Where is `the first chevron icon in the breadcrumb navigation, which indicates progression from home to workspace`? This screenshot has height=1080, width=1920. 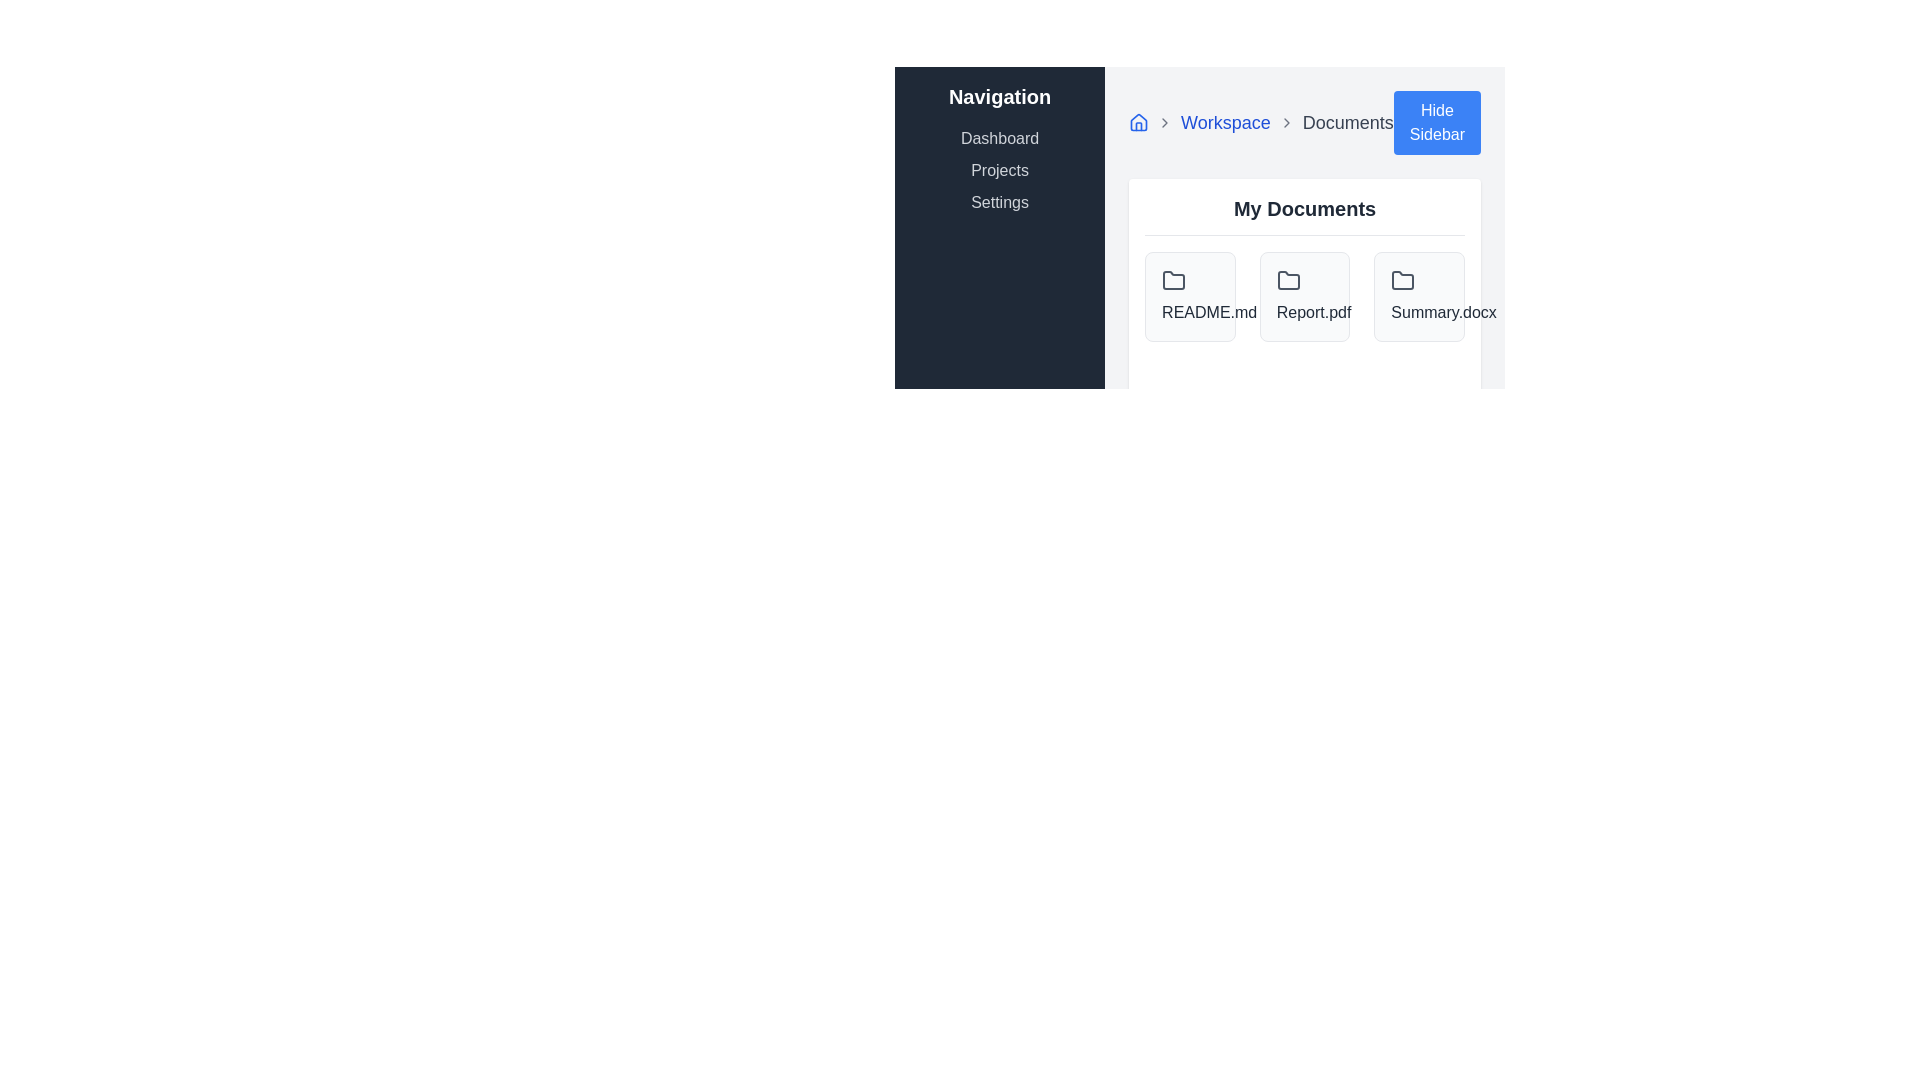 the first chevron icon in the breadcrumb navigation, which indicates progression from home to workspace is located at coordinates (1165, 123).